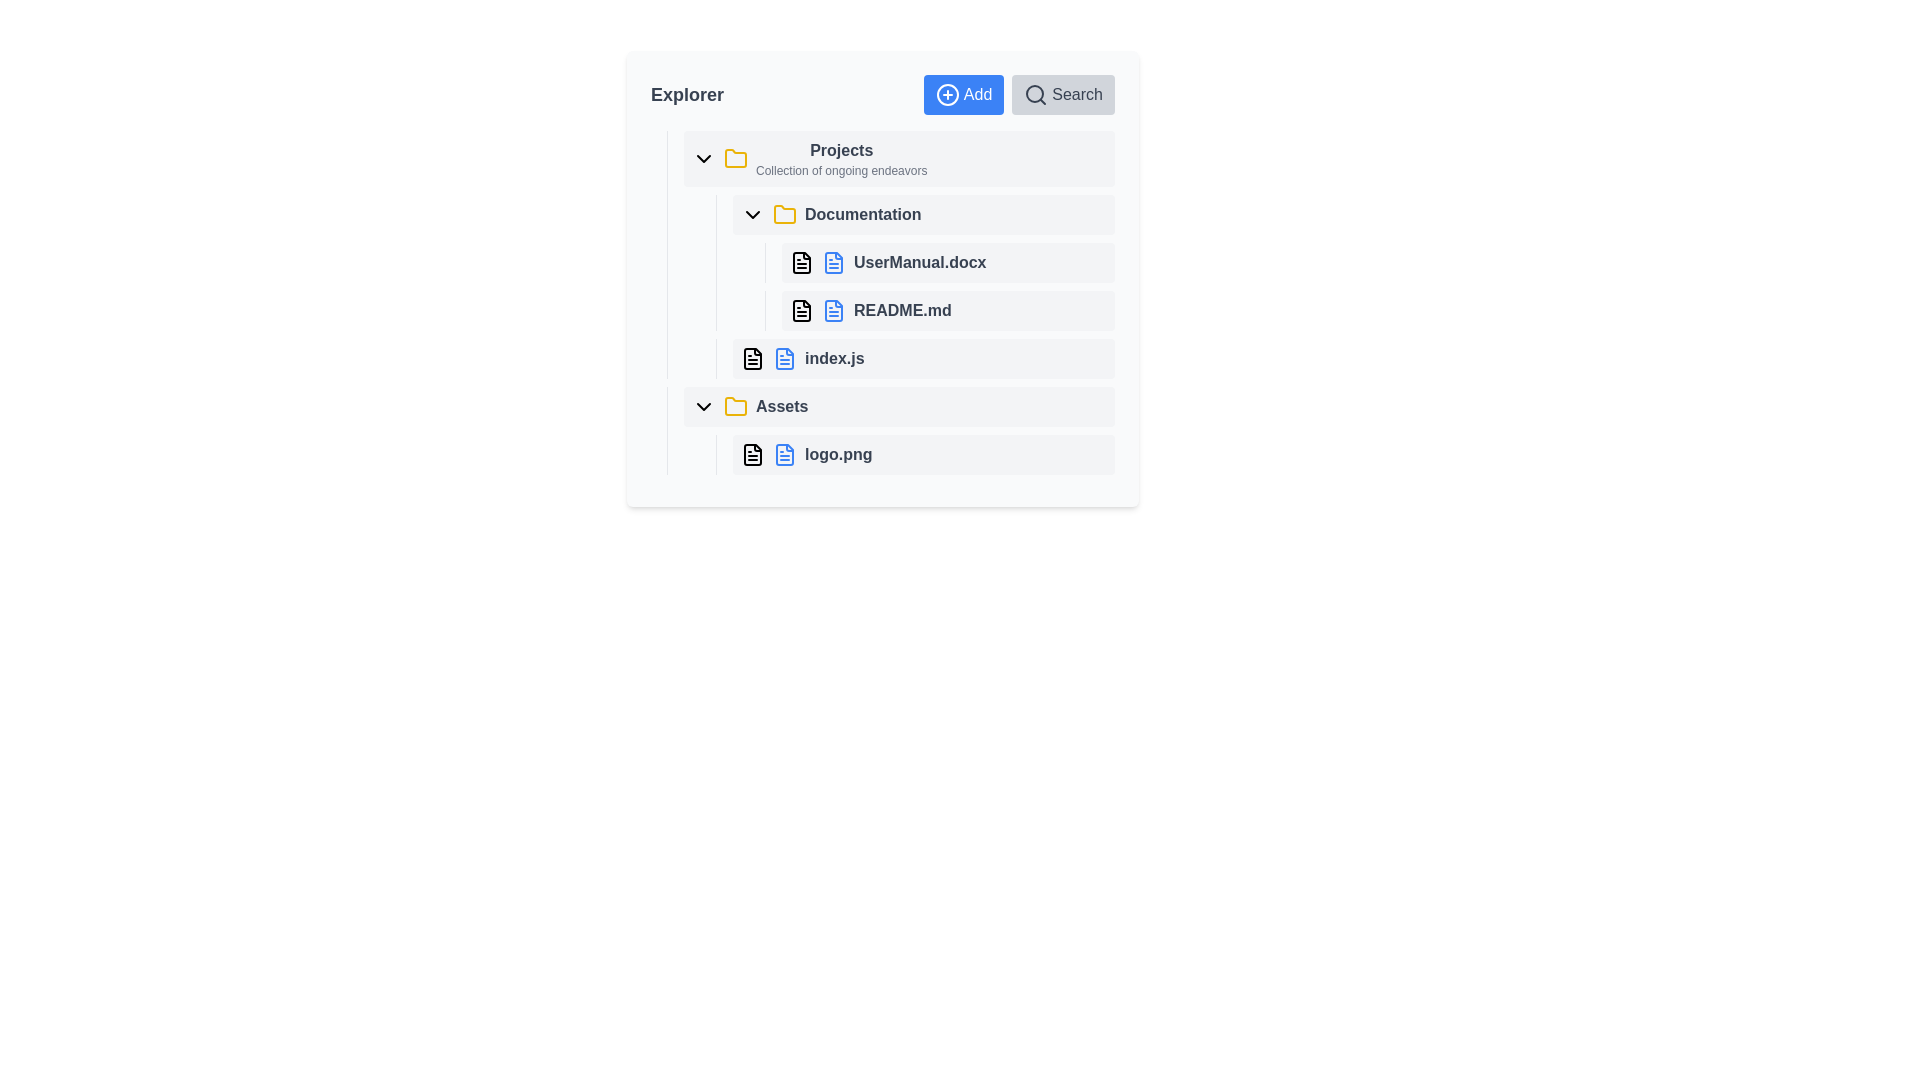  I want to click on the blue document icon, which is a vector-based graphic resembling a sheet of paper with a folded corner, located next to text or another icon in the UI, so click(784, 455).